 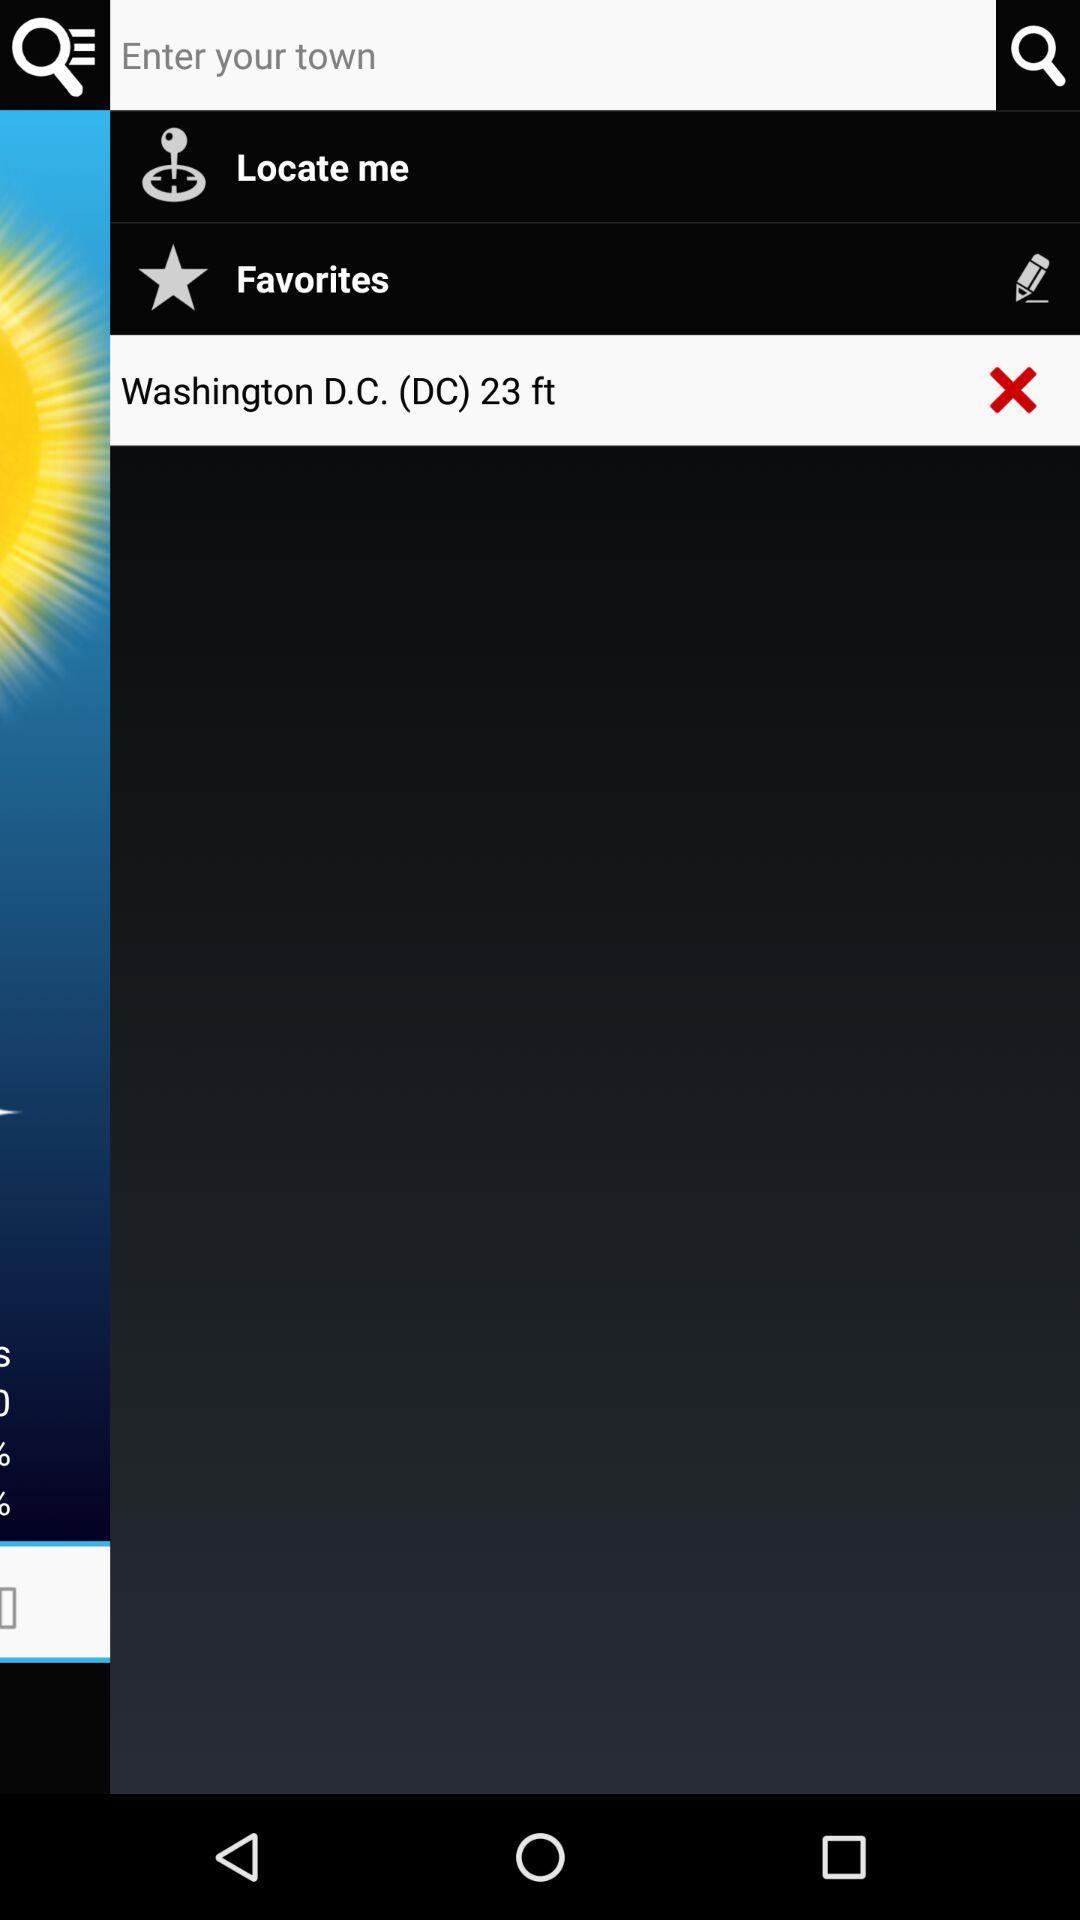 I want to click on the favorites icon, so click(x=647, y=277).